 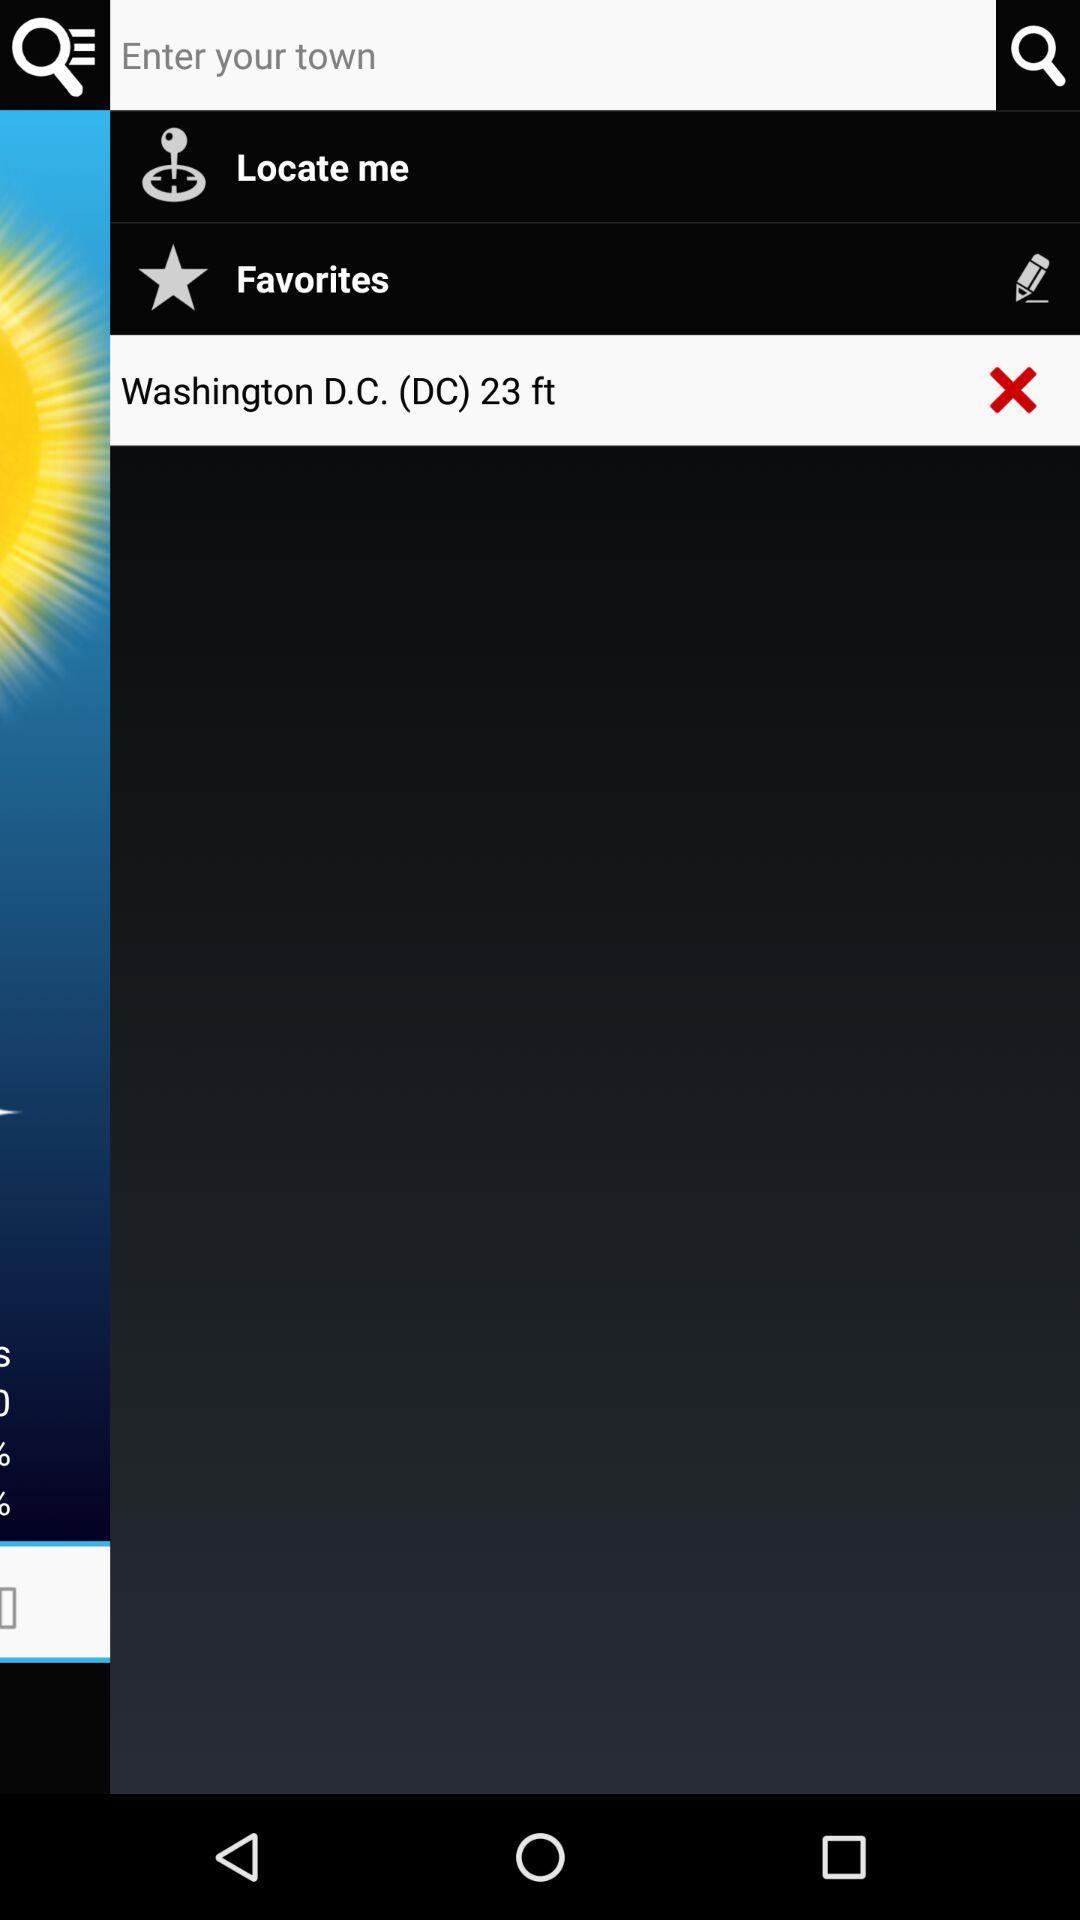 I want to click on the favorites icon, so click(x=647, y=277).